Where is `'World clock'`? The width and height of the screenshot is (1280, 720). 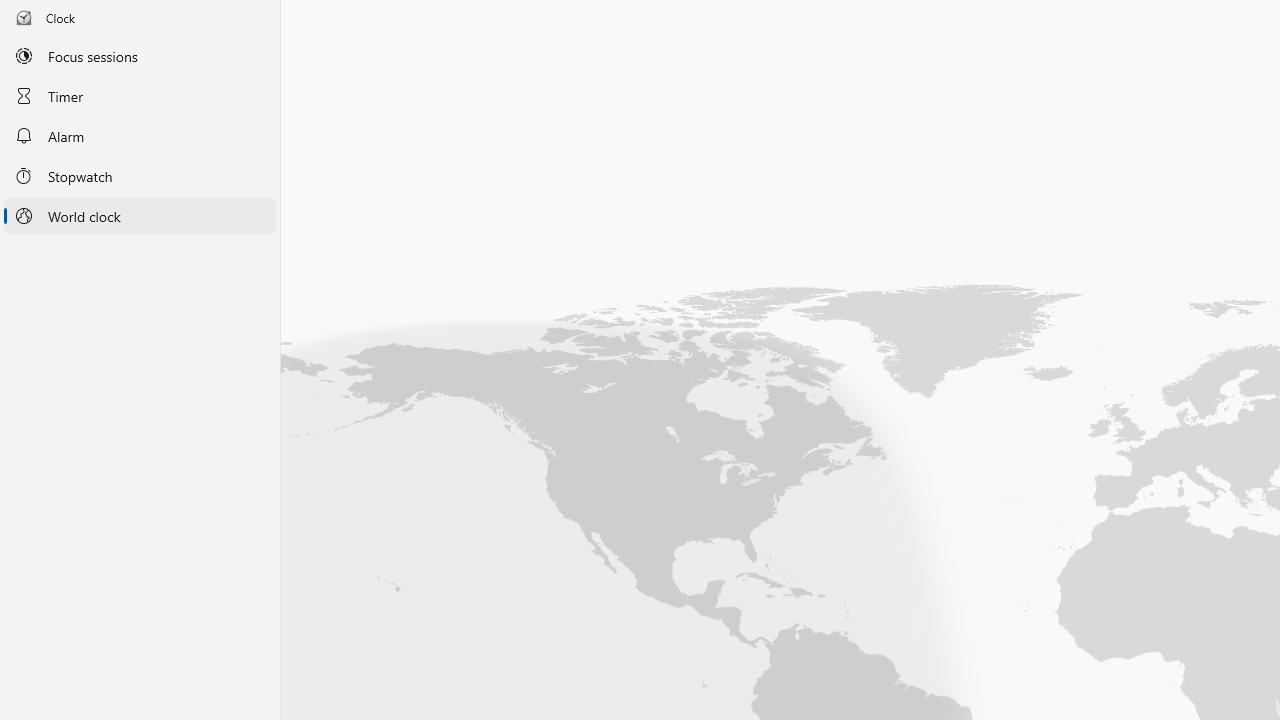
'World clock' is located at coordinates (139, 216).